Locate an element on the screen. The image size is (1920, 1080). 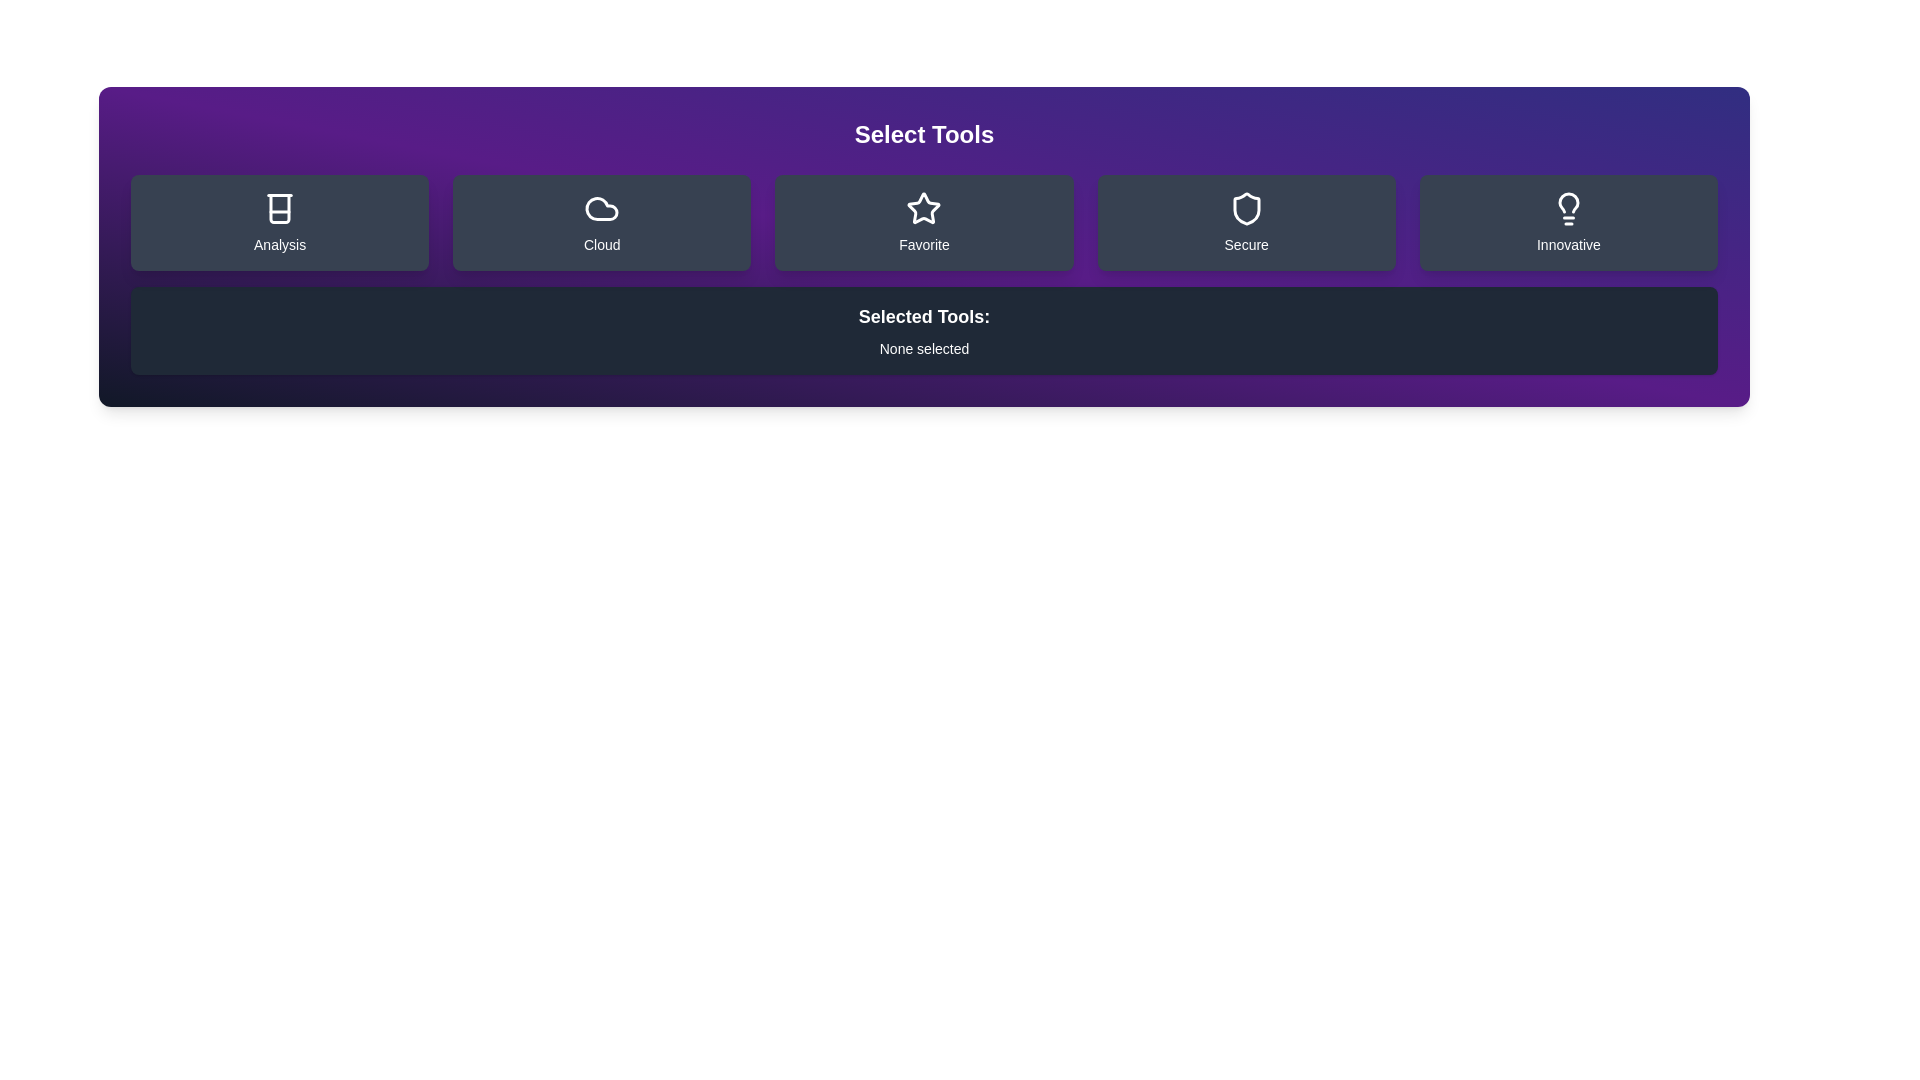
the text label displaying 'Analysis' which is rendered in white font, located at the bottom of a rectangular card component, centered horizontally below a beaker icon is located at coordinates (279, 244).